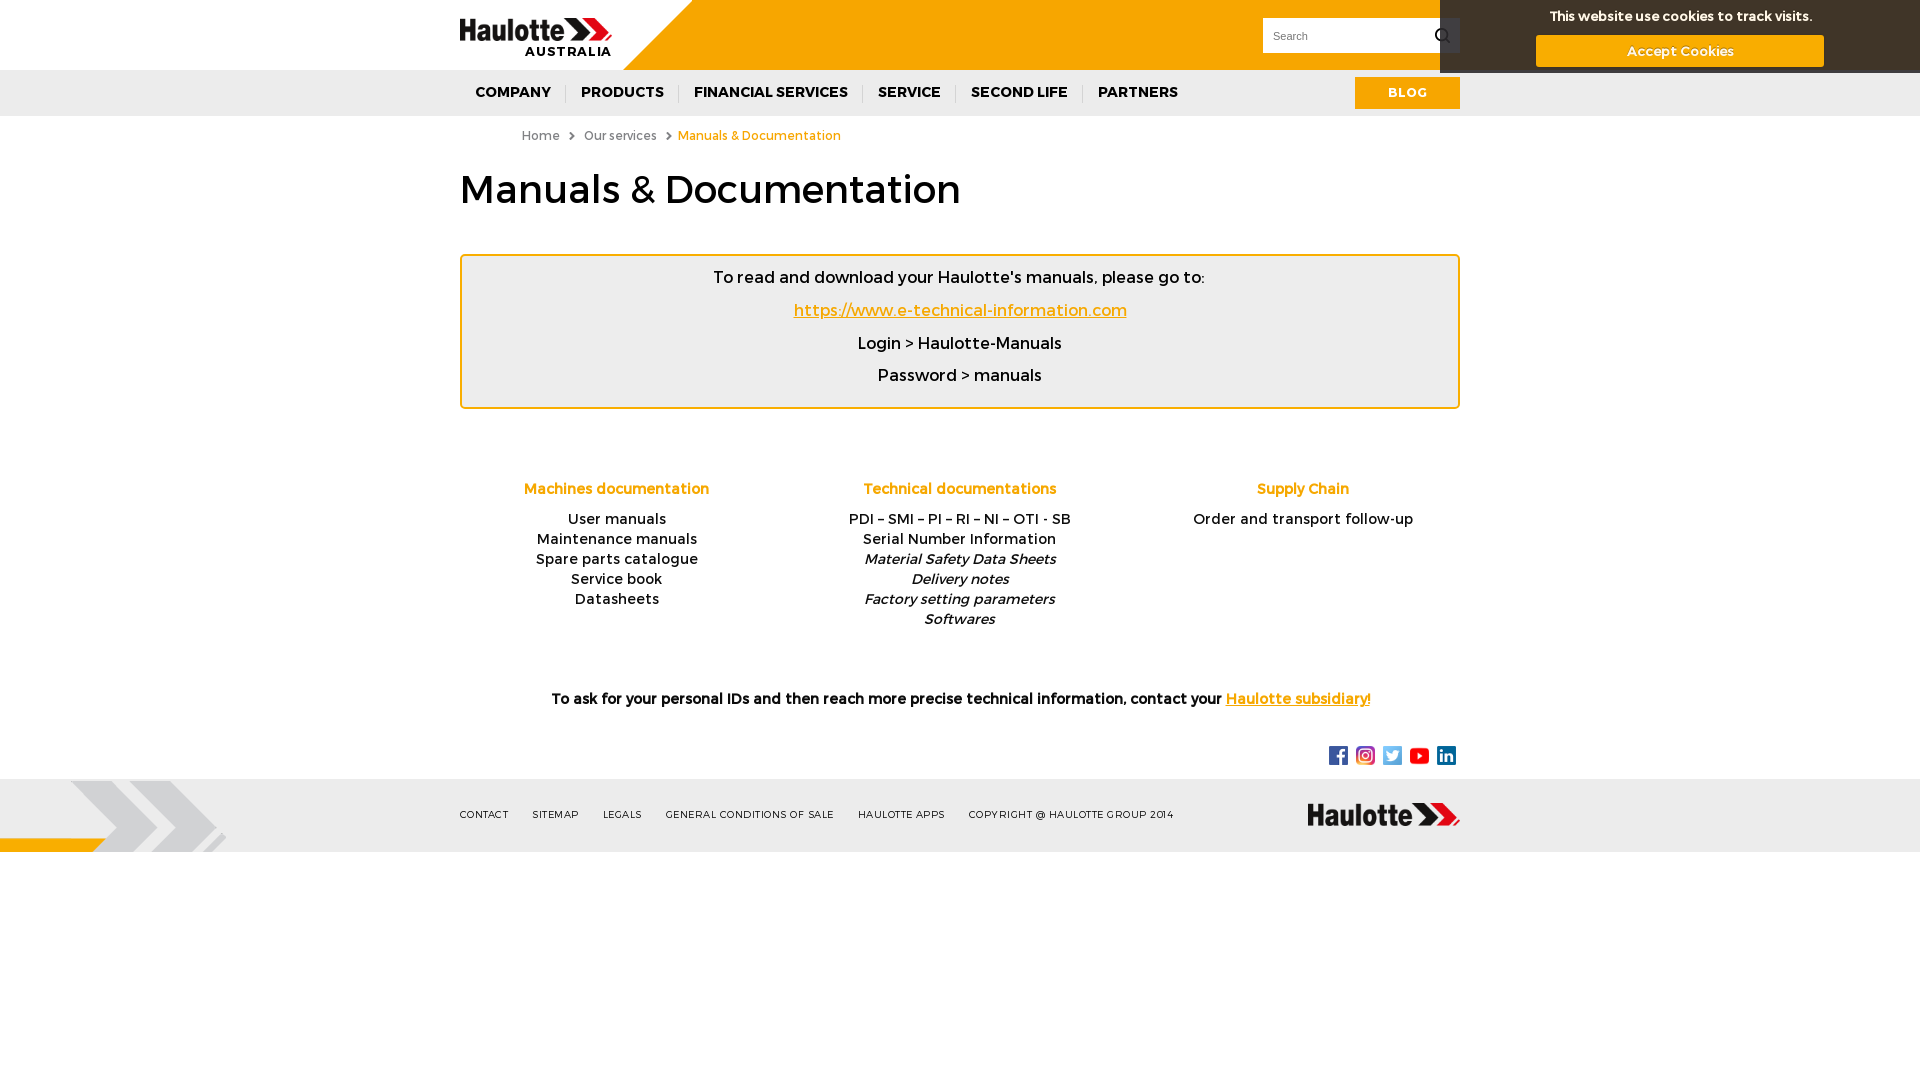 The height and width of the screenshot is (1080, 1920). Describe the element at coordinates (1406, 92) in the screenshot. I see `'BLOG'` at that location.